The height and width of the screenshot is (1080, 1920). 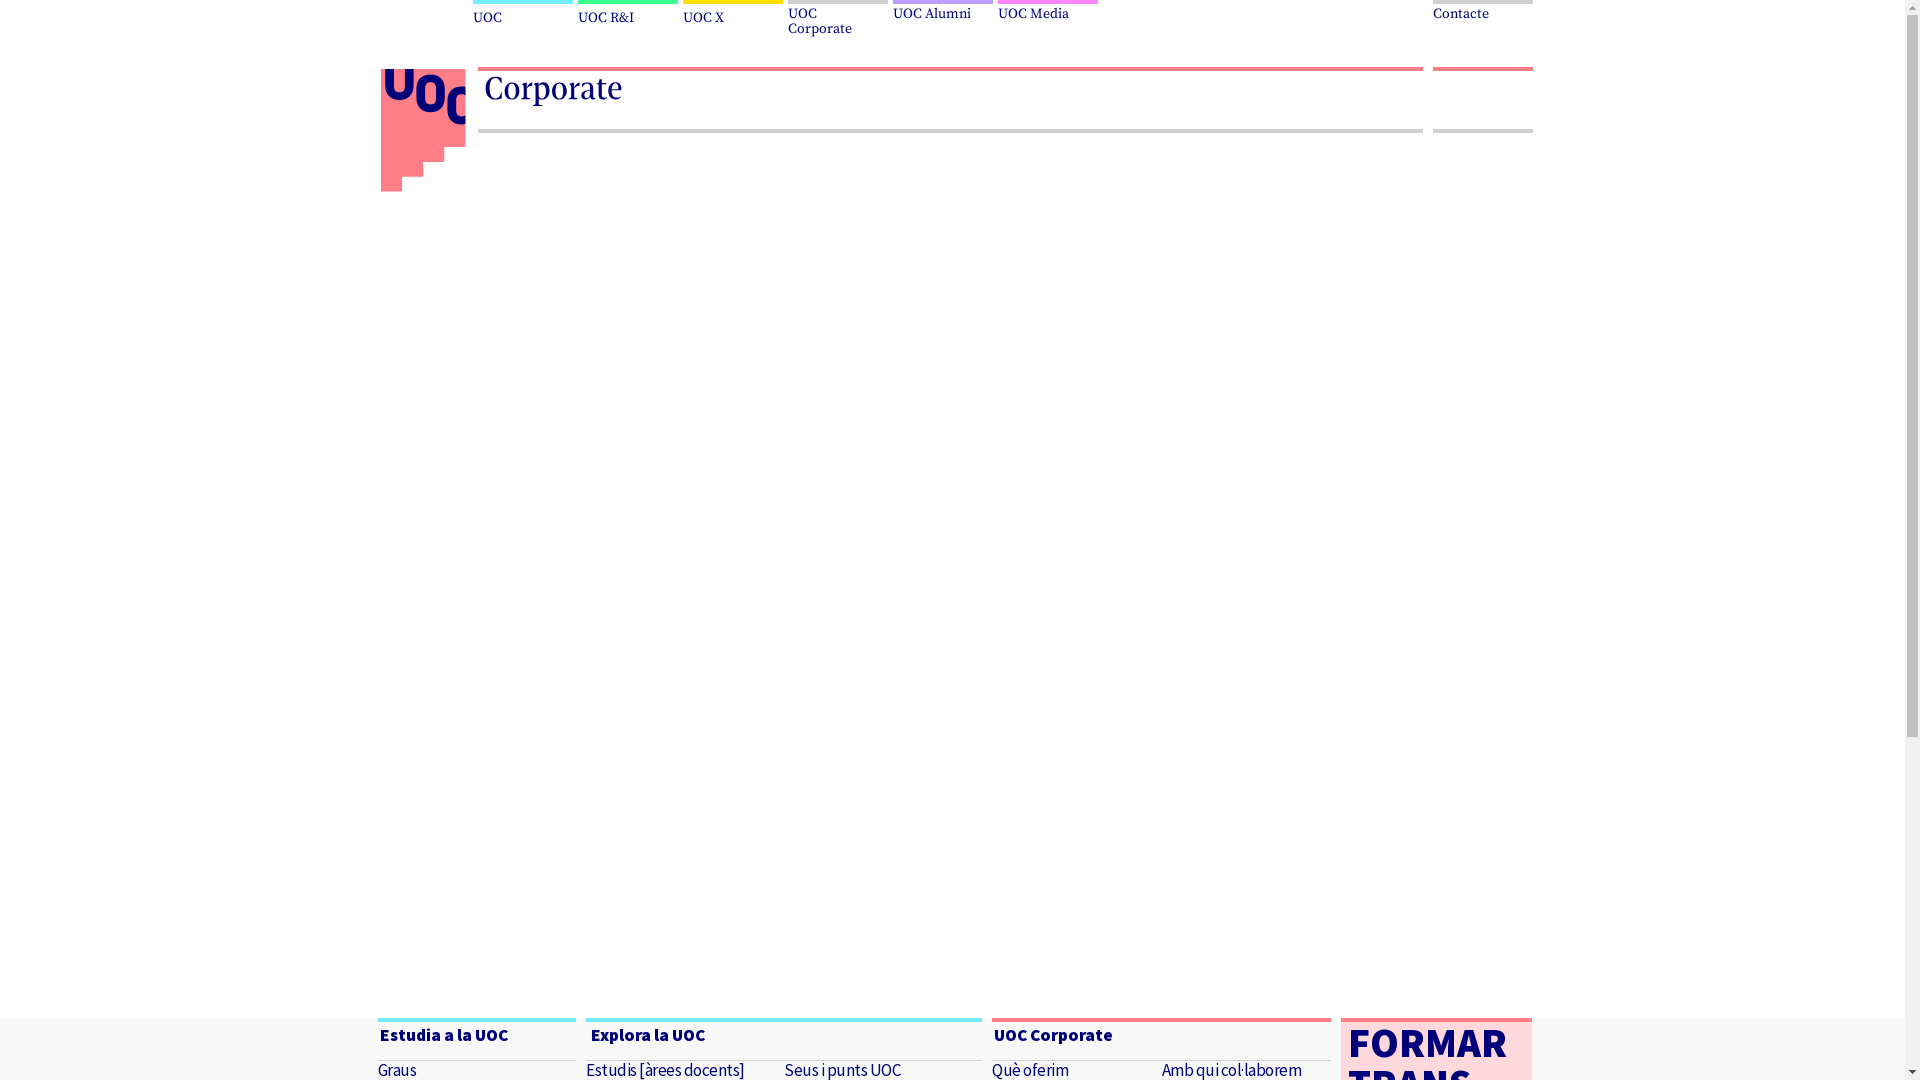 What do you see at coordinates (681, 14) in the screenshot?
I see `'UOC X'` at bounding box center [681, 14].